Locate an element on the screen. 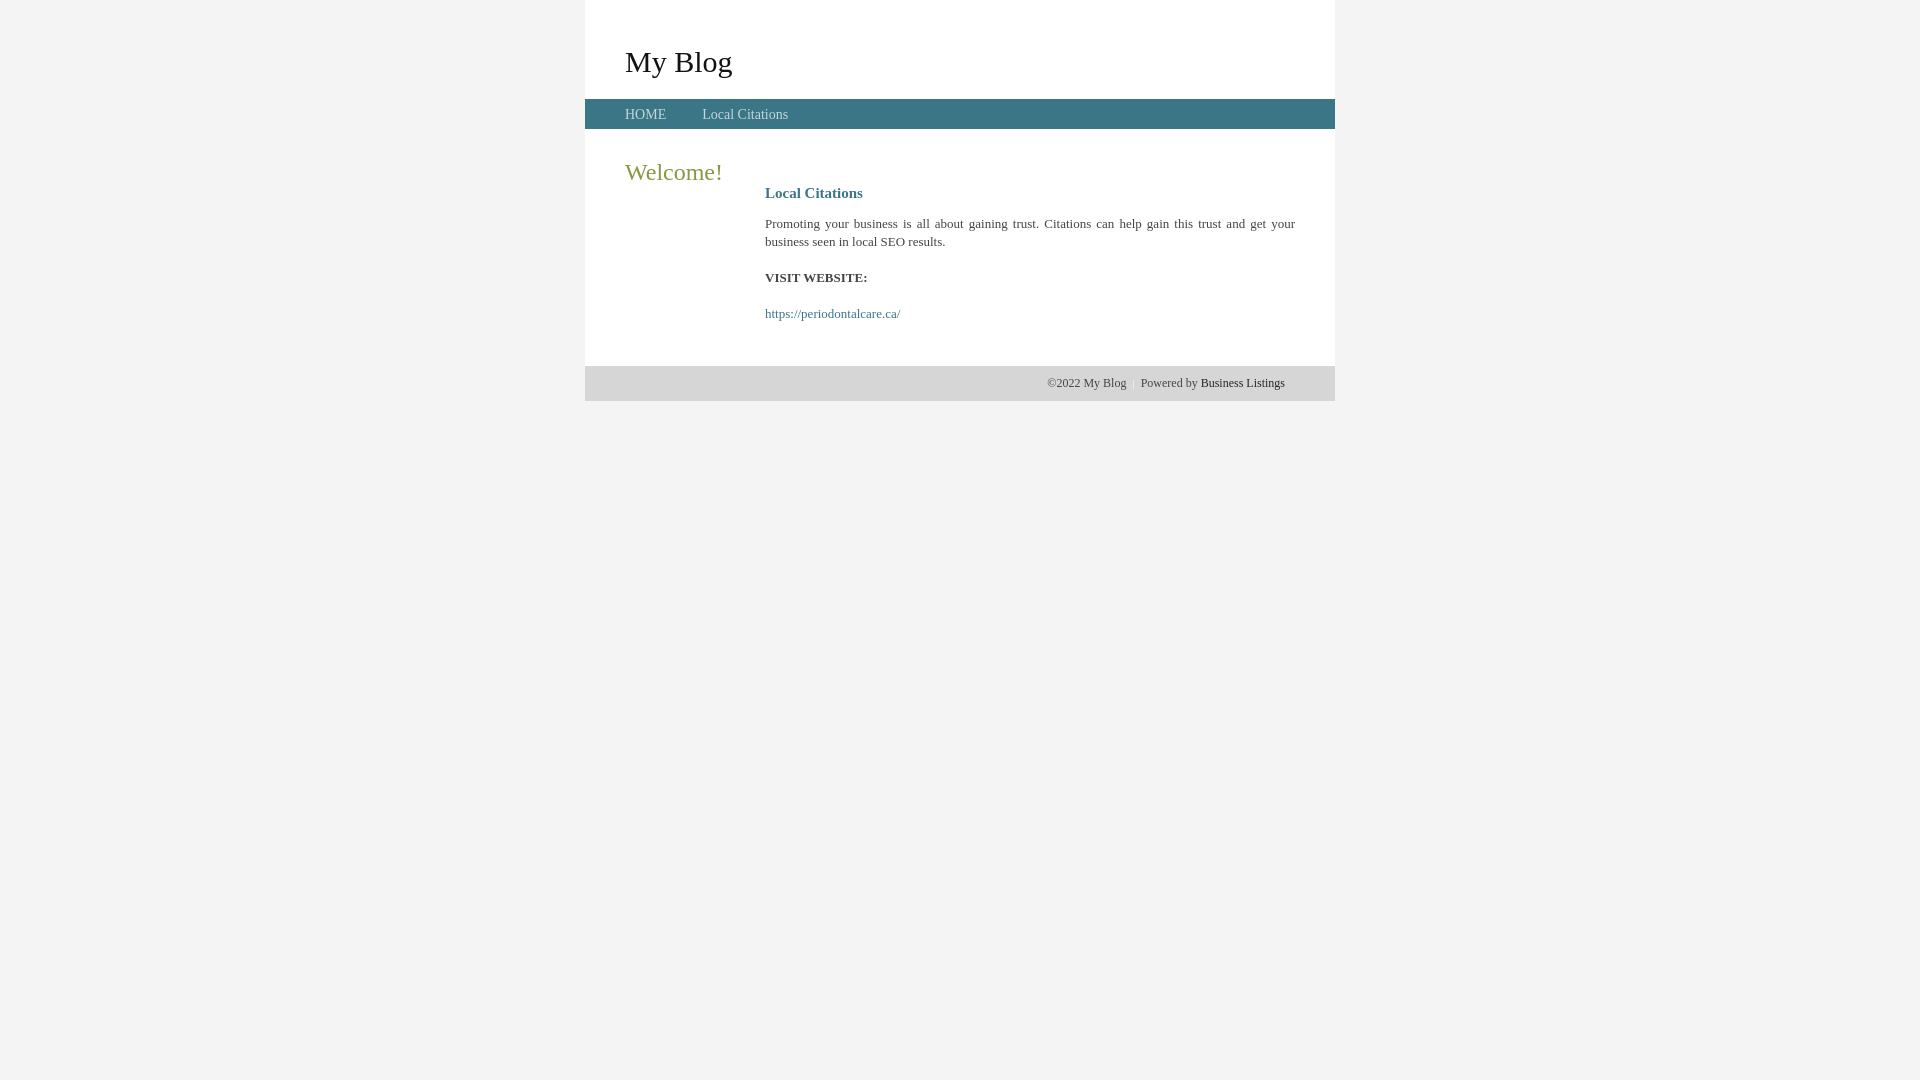 The image size is (1920, 1080). 'Business Listings' is located at coordinates (1242, 382).